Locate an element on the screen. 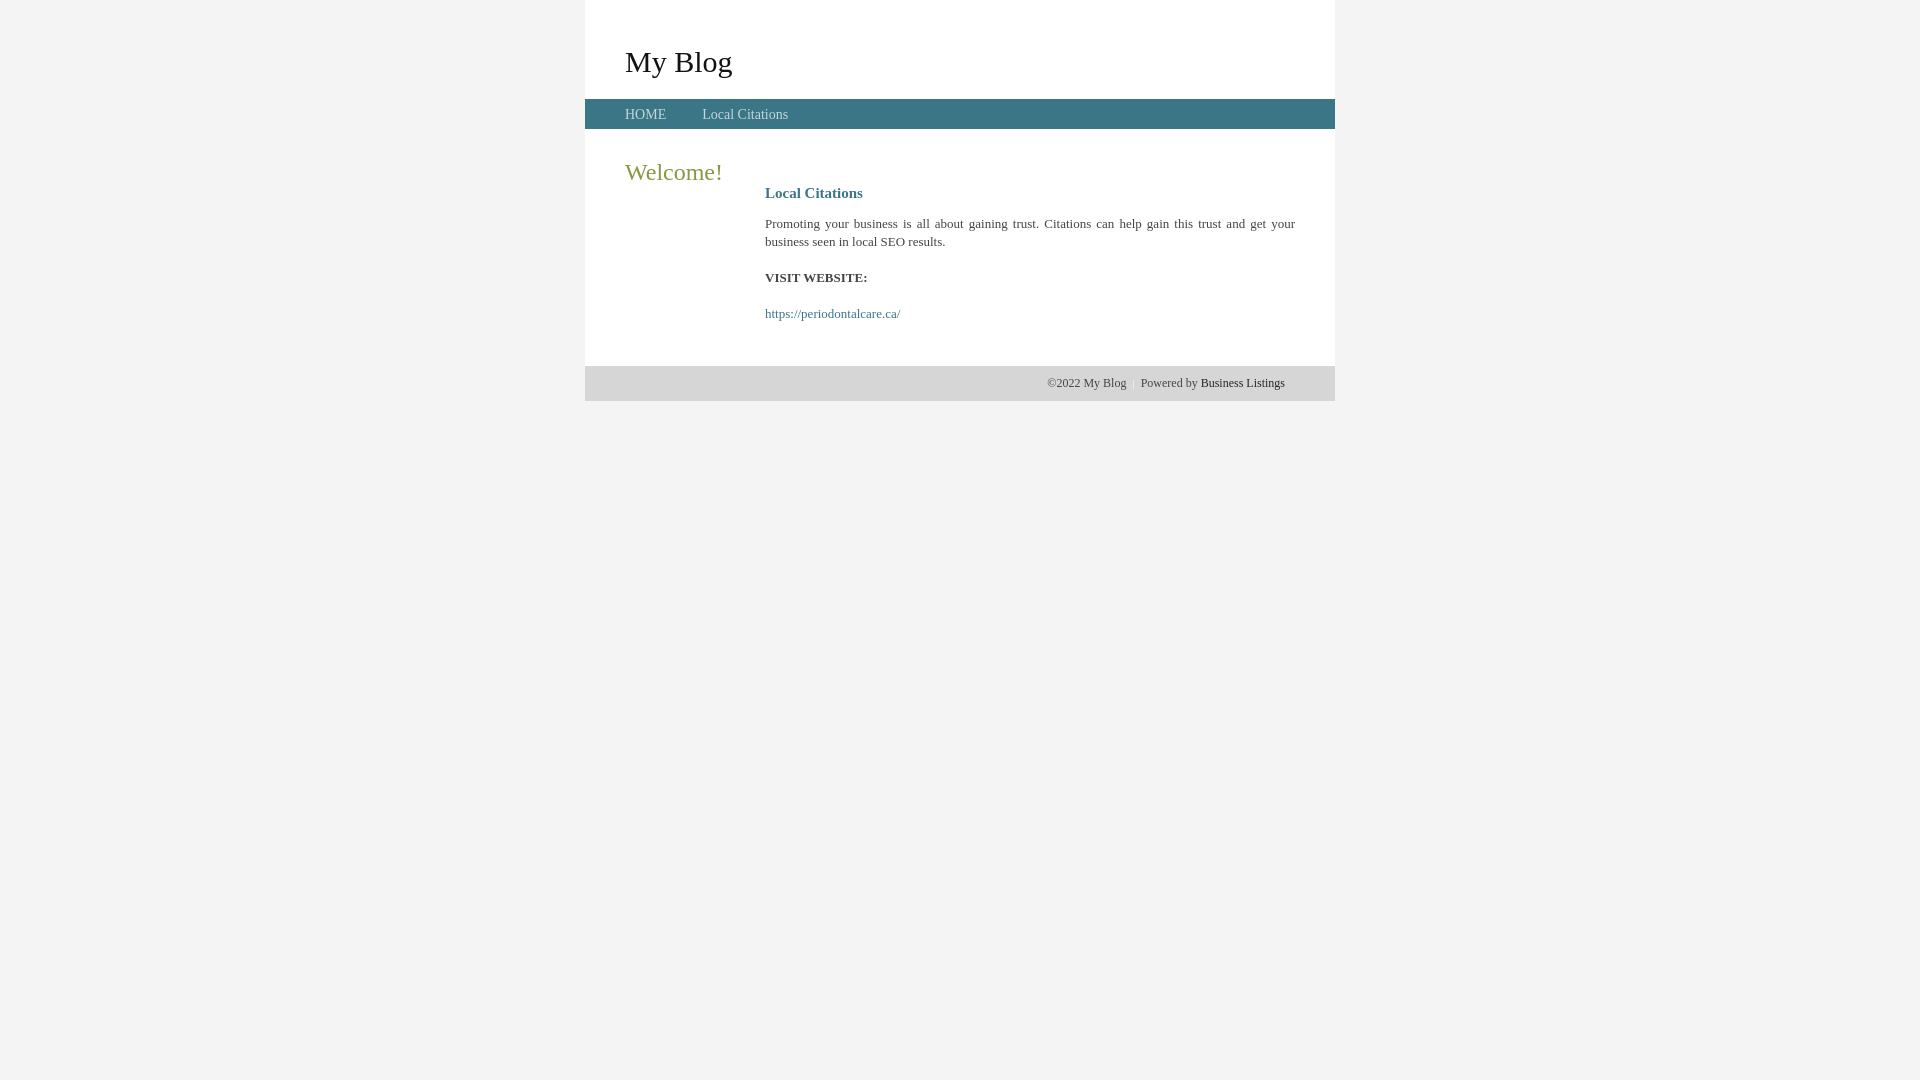 The image size is (1920, 1080). 'Business Listings' is located at coordinates (1242, 382).